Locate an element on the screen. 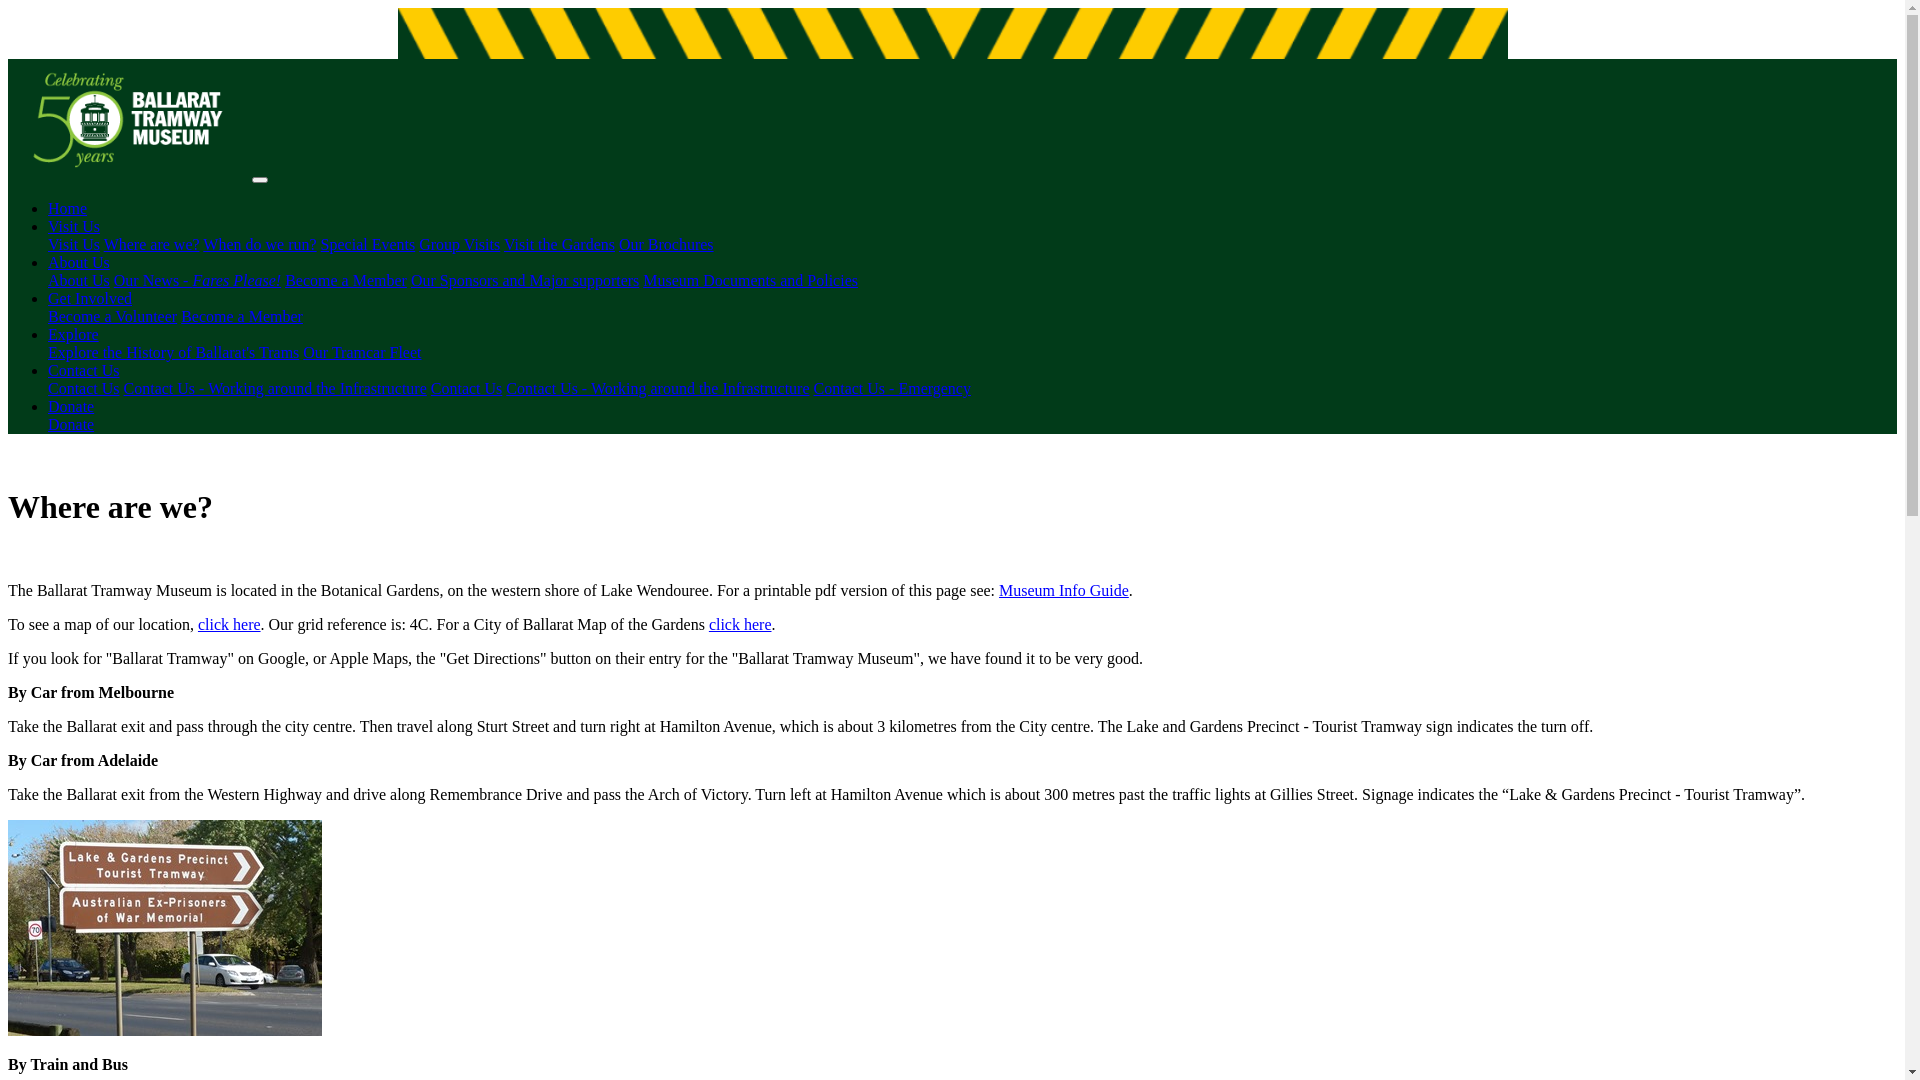  'Special Events' is located at coordinates (368, 243).